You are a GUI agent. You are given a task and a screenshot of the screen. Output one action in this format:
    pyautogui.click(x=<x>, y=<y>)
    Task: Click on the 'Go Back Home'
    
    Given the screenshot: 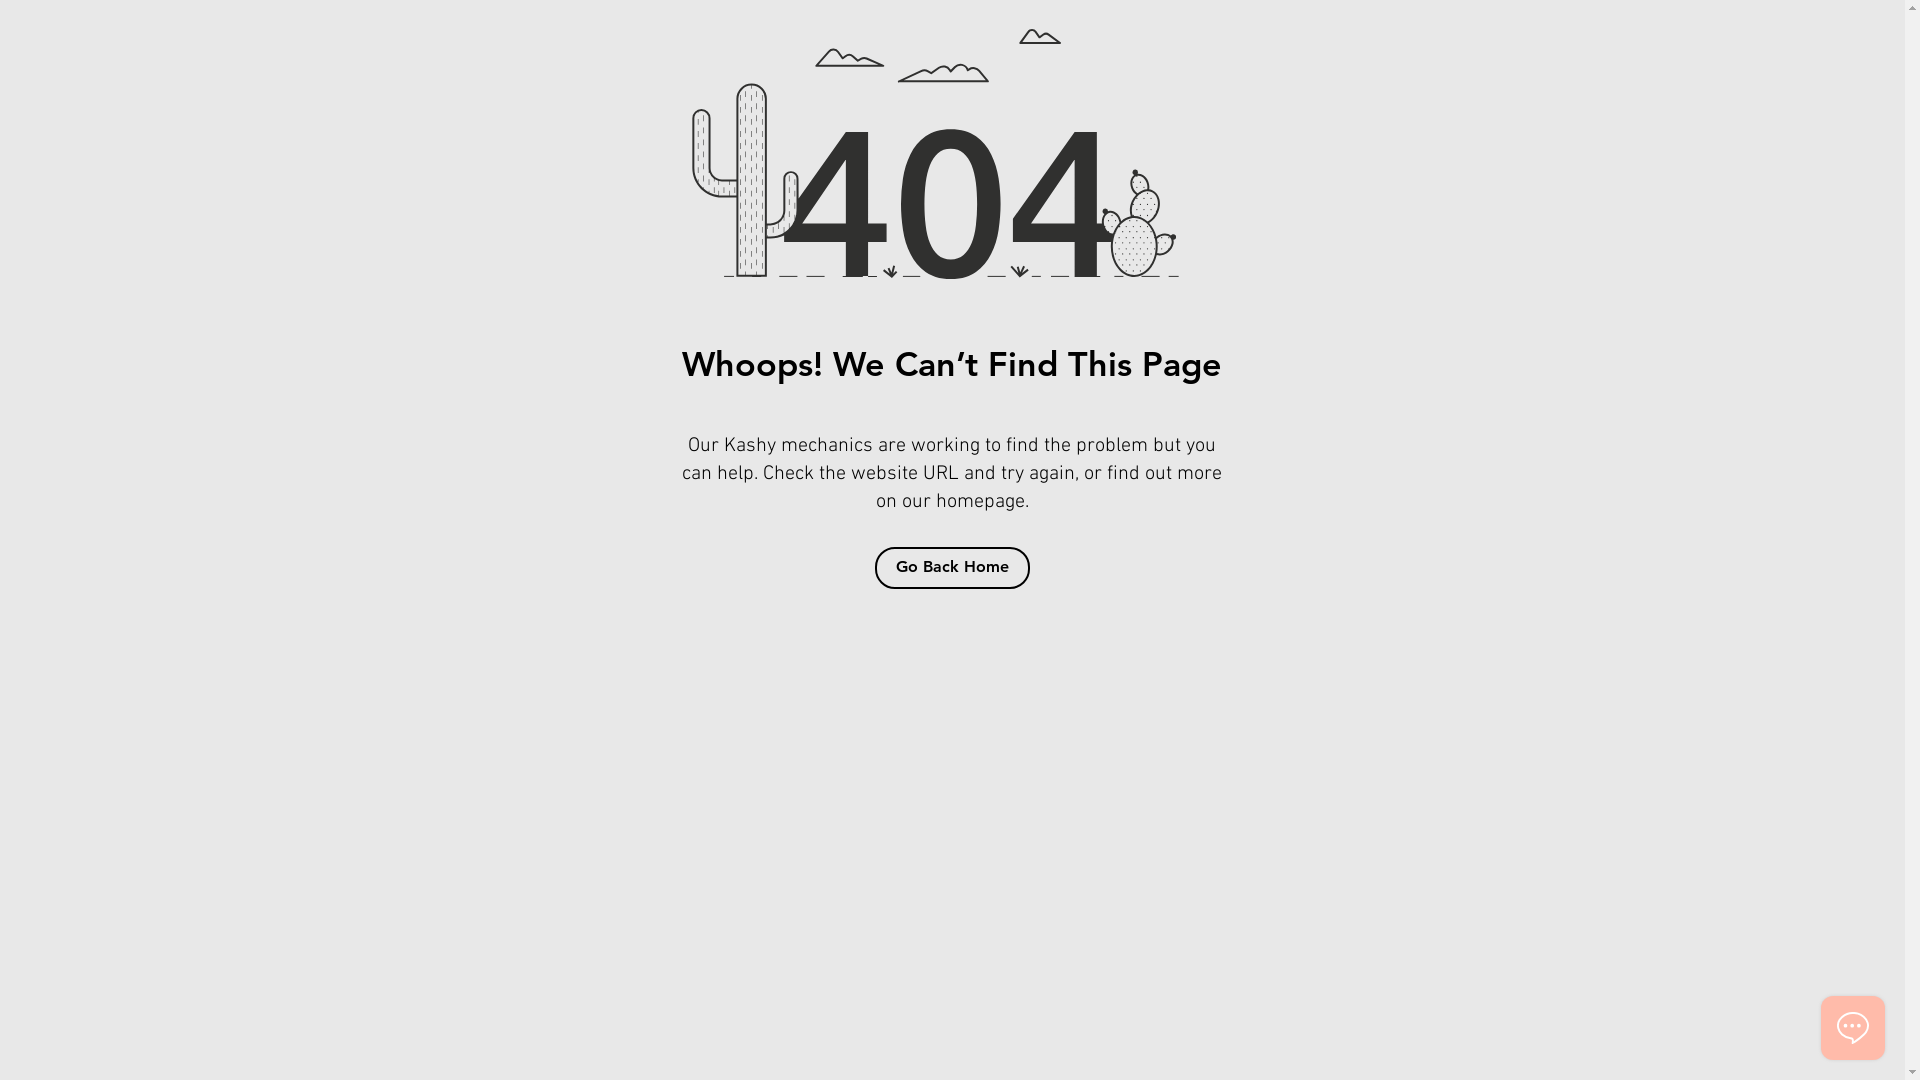 What is the action you would take?
    pyautogui.click(x=950, y=567)
    